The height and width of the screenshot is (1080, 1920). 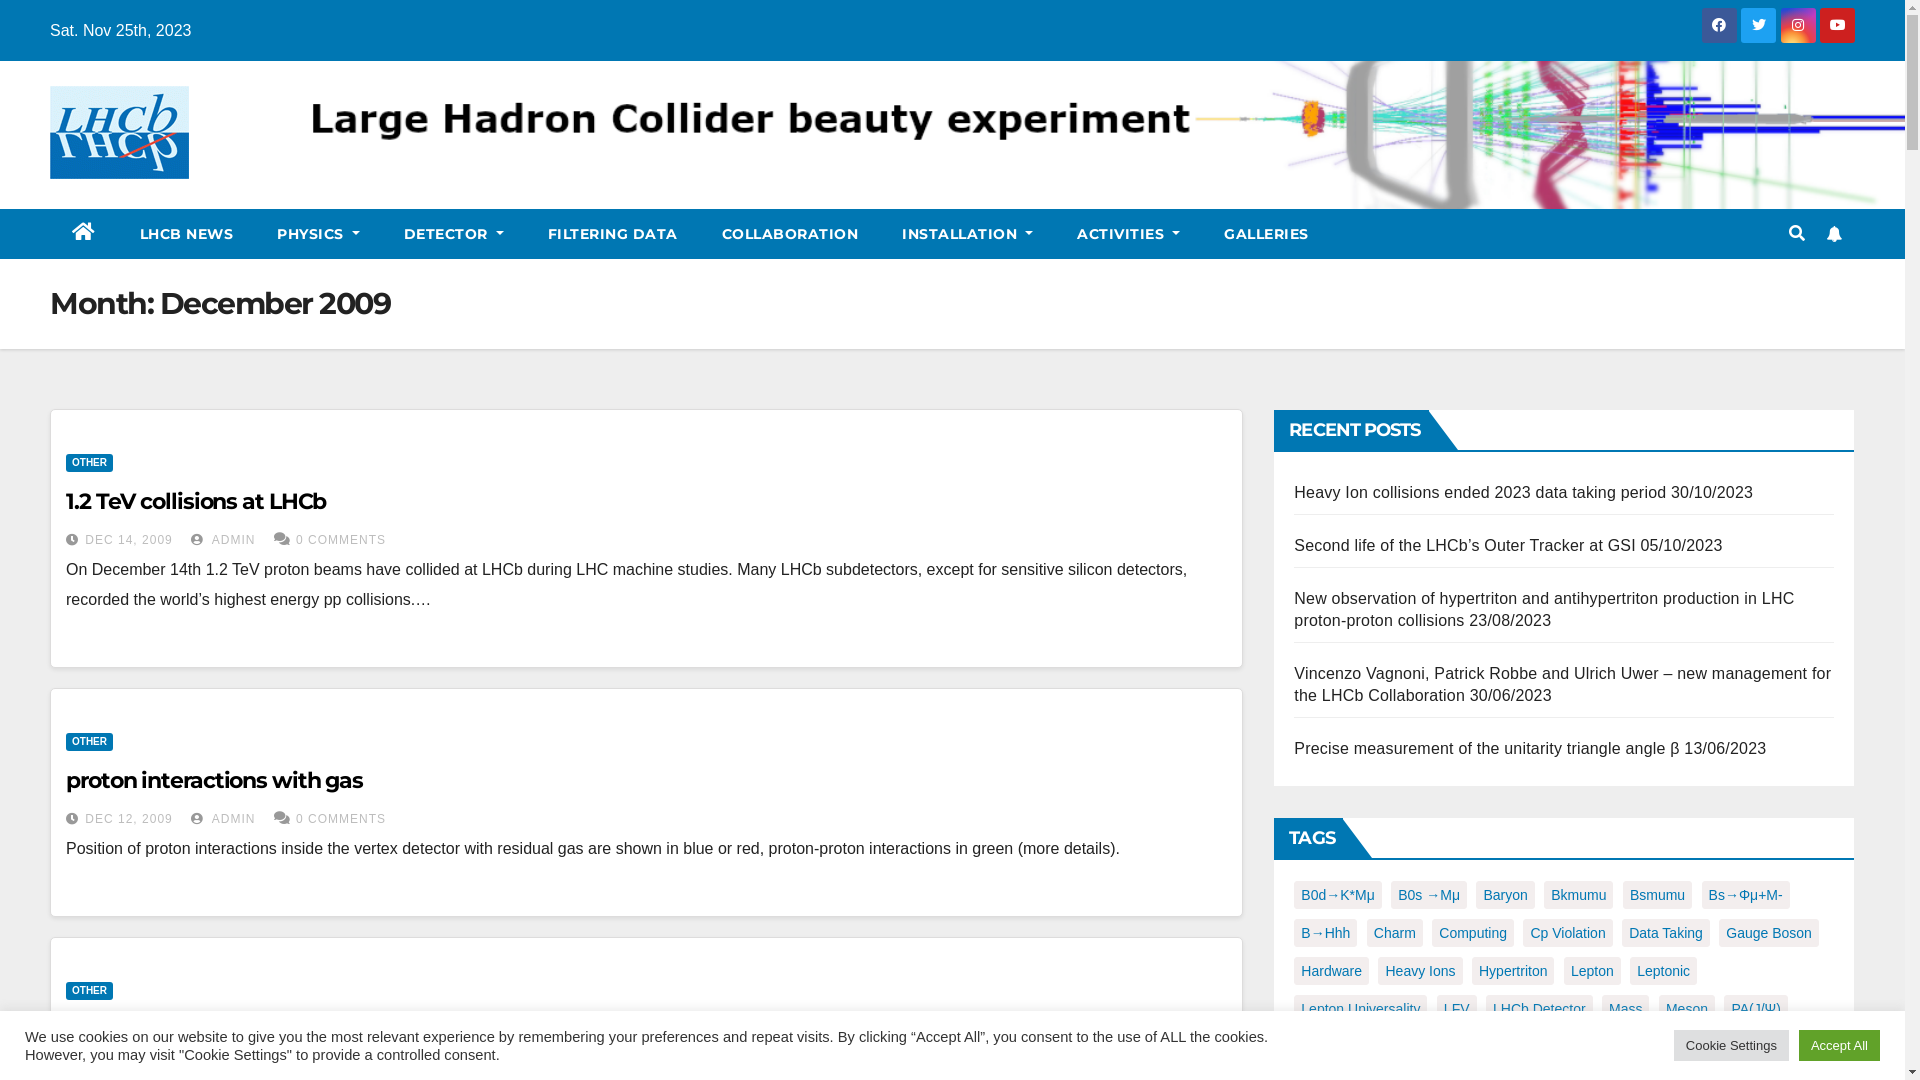 What do you see at coordinates (1625, 1009) in the screenshot?
I see `'Mass'` at bounding box center [1625, 1009].